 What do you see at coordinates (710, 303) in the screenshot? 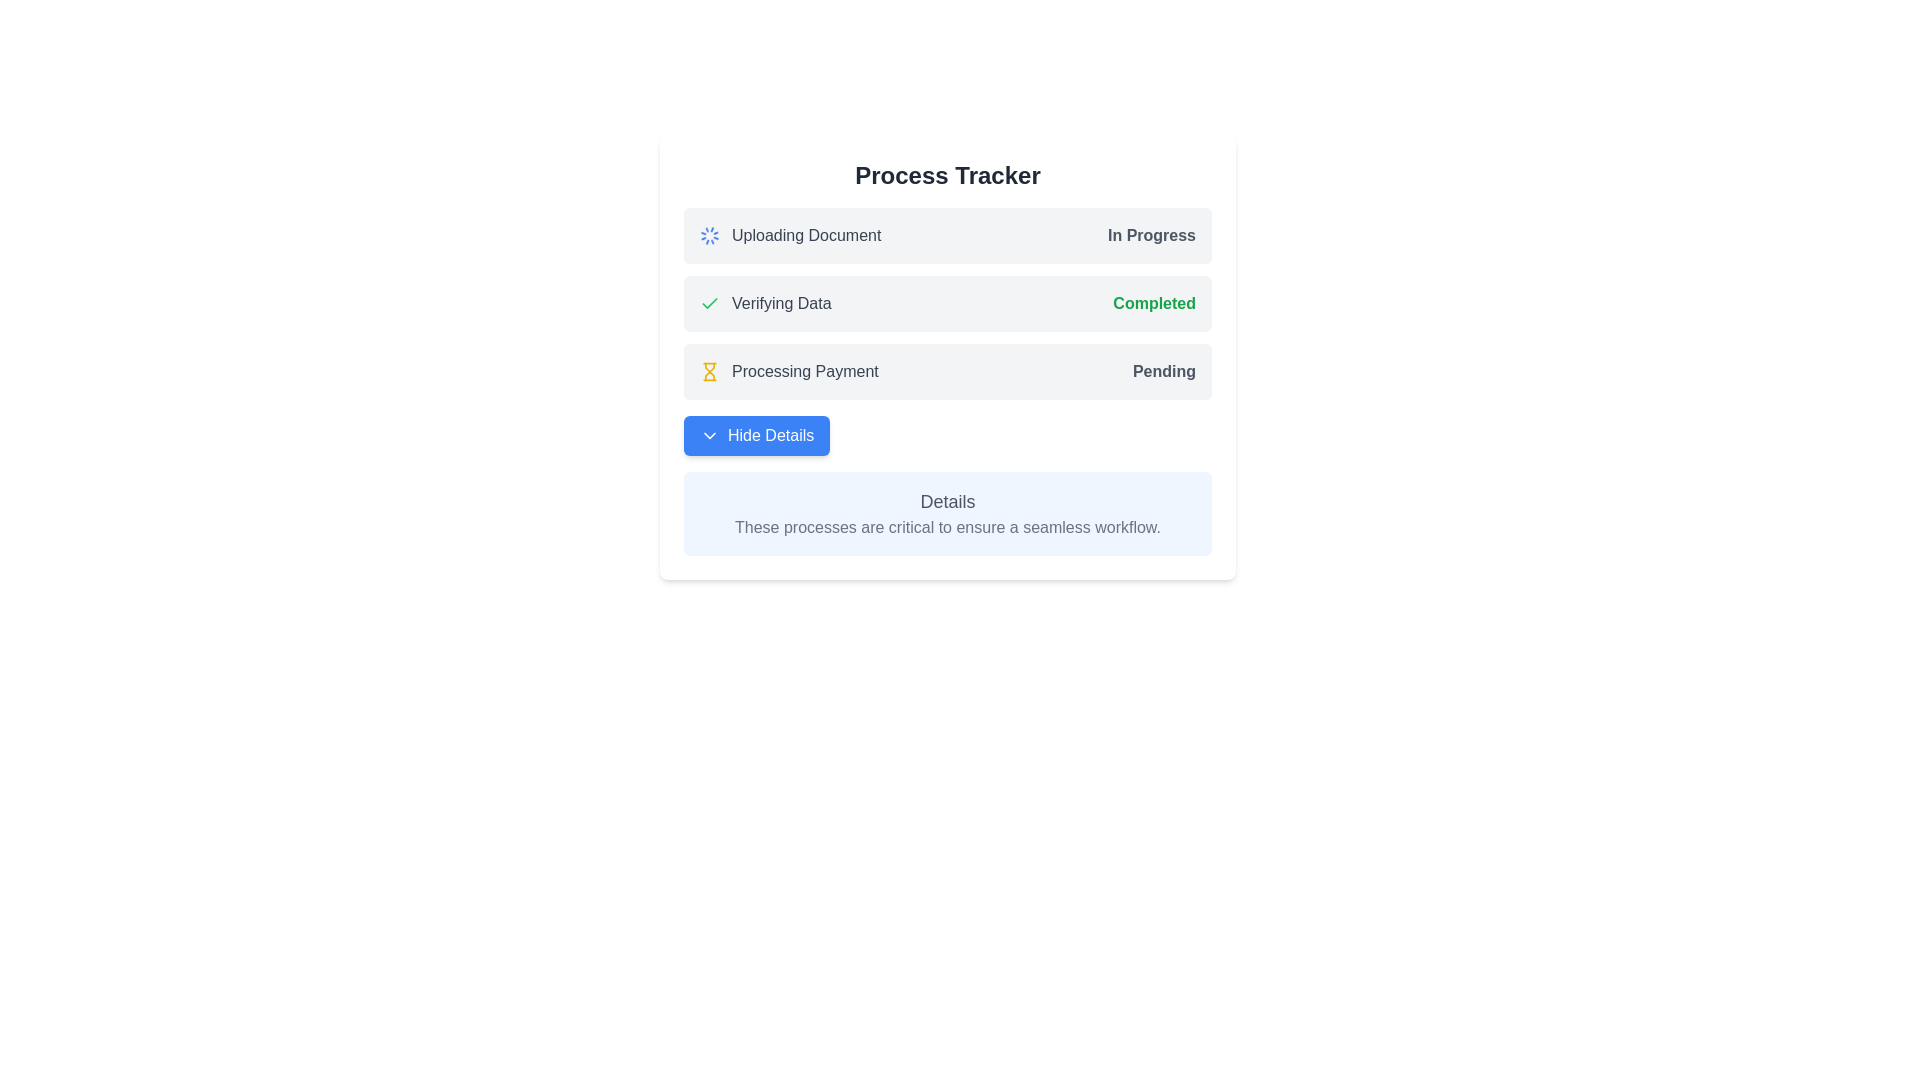
I see `the green checkmark icon in the 'Process Tracker' section, which is associated with the 'Verifying Data' step, indicating completion` at bounding box center [710, 303].